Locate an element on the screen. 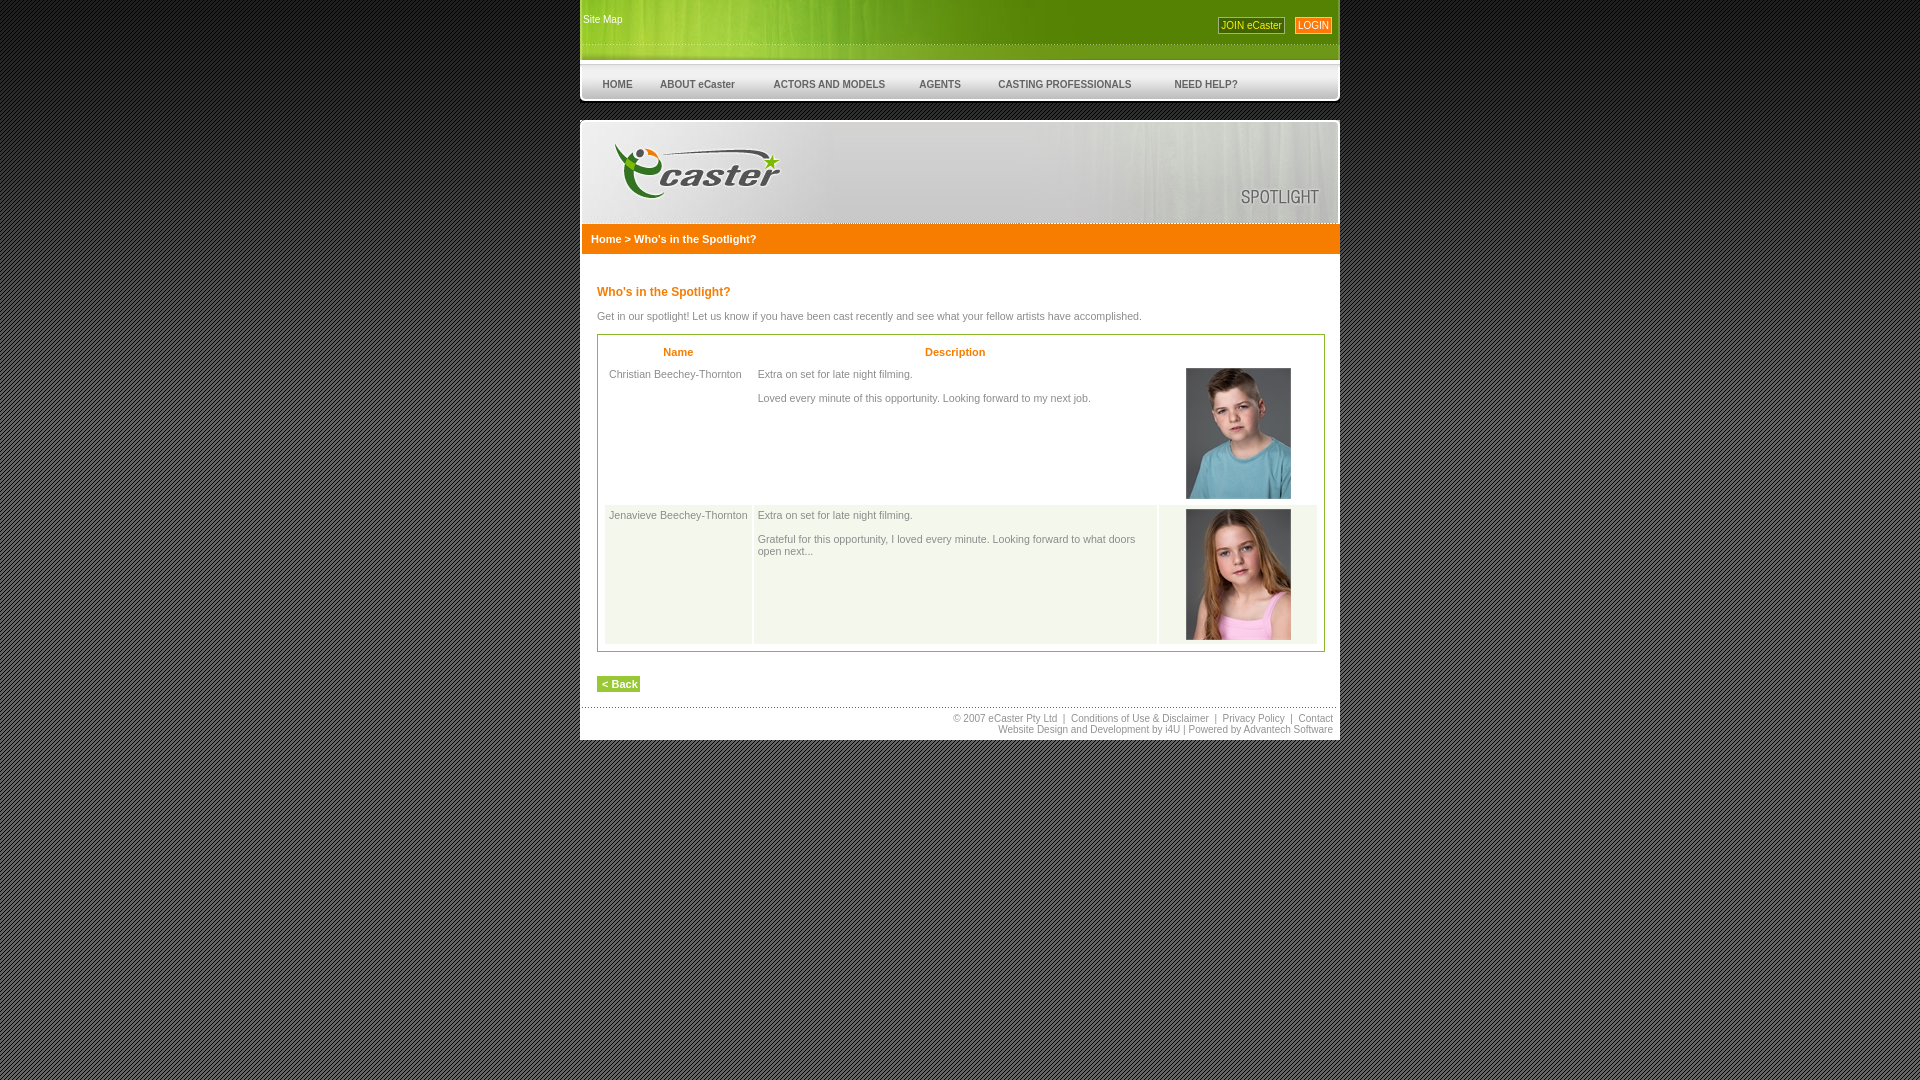  'Description' is located at coordinates (954, 350).